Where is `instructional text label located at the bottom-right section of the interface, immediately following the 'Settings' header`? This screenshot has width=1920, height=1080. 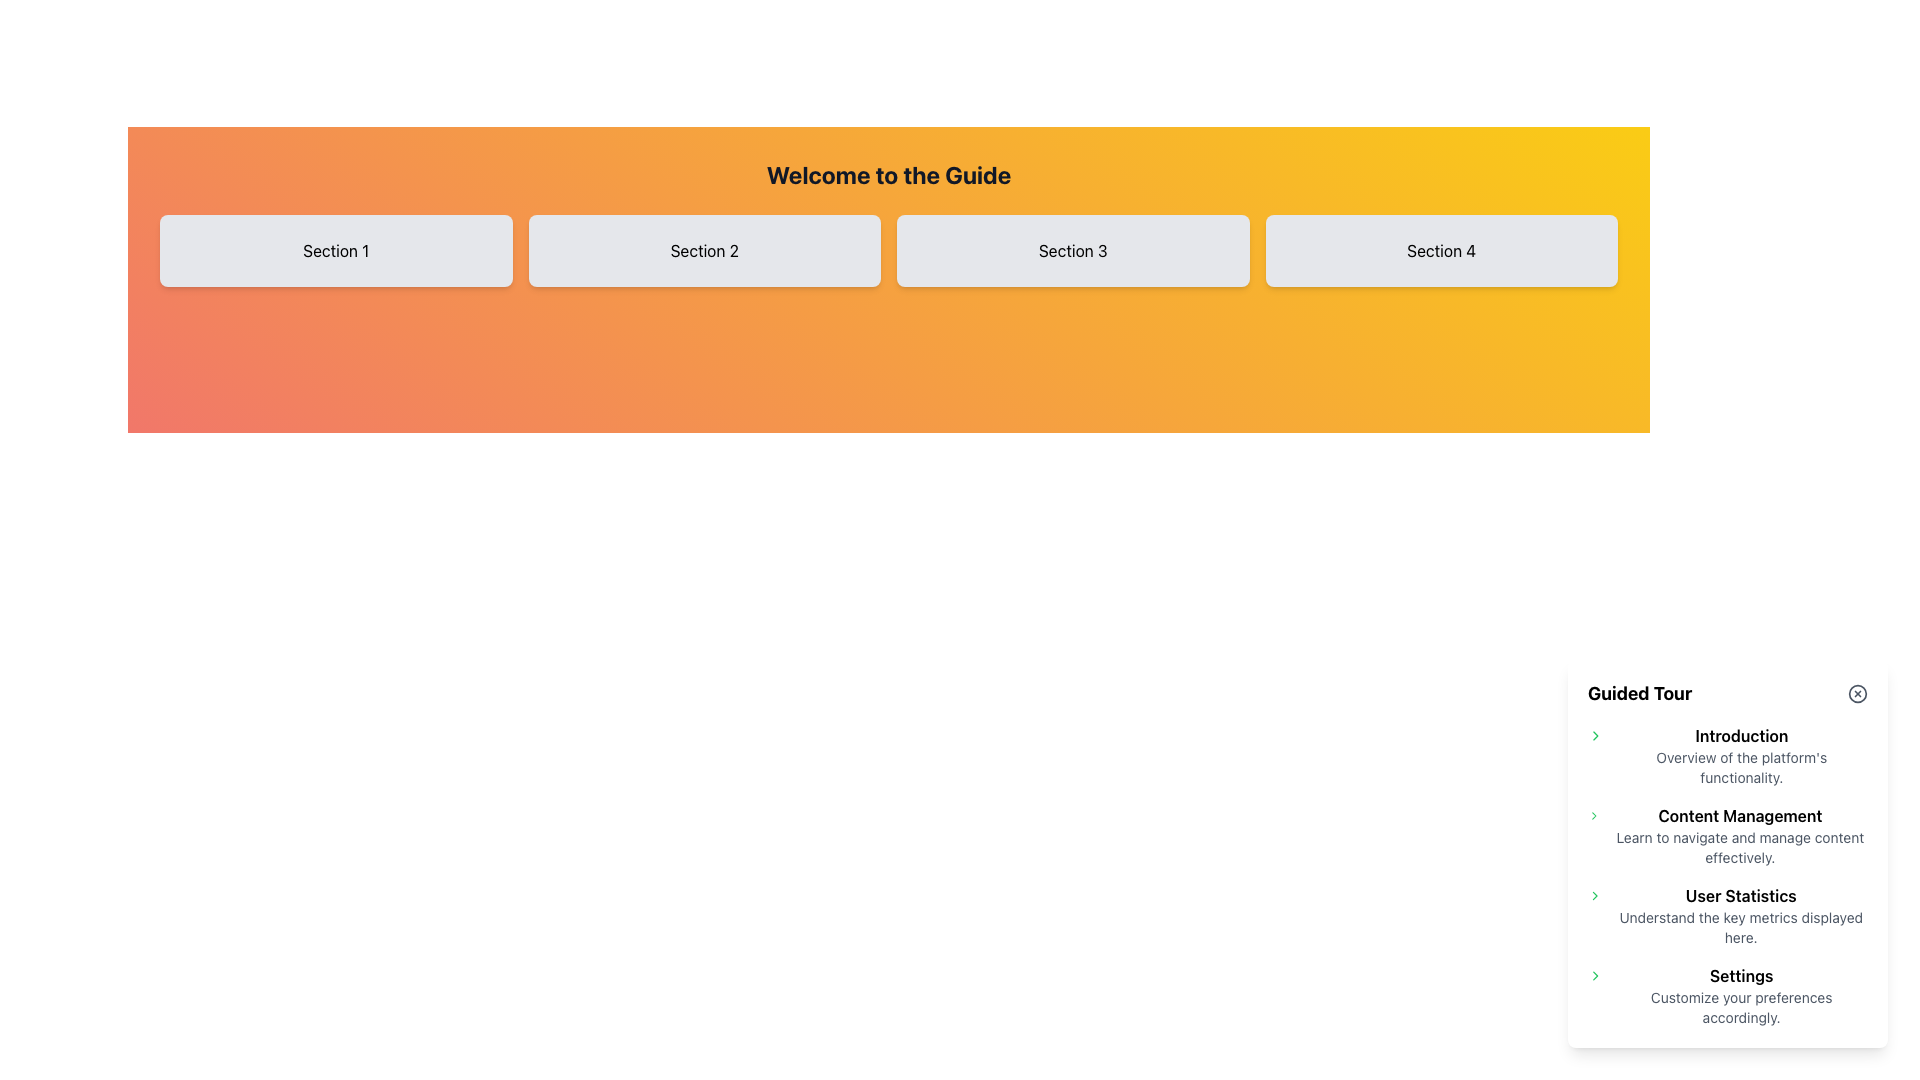 instructional text label located at the bottom-right section of the interface, immediately following the 'Settings' header is located at coordinates (1740, 1007).